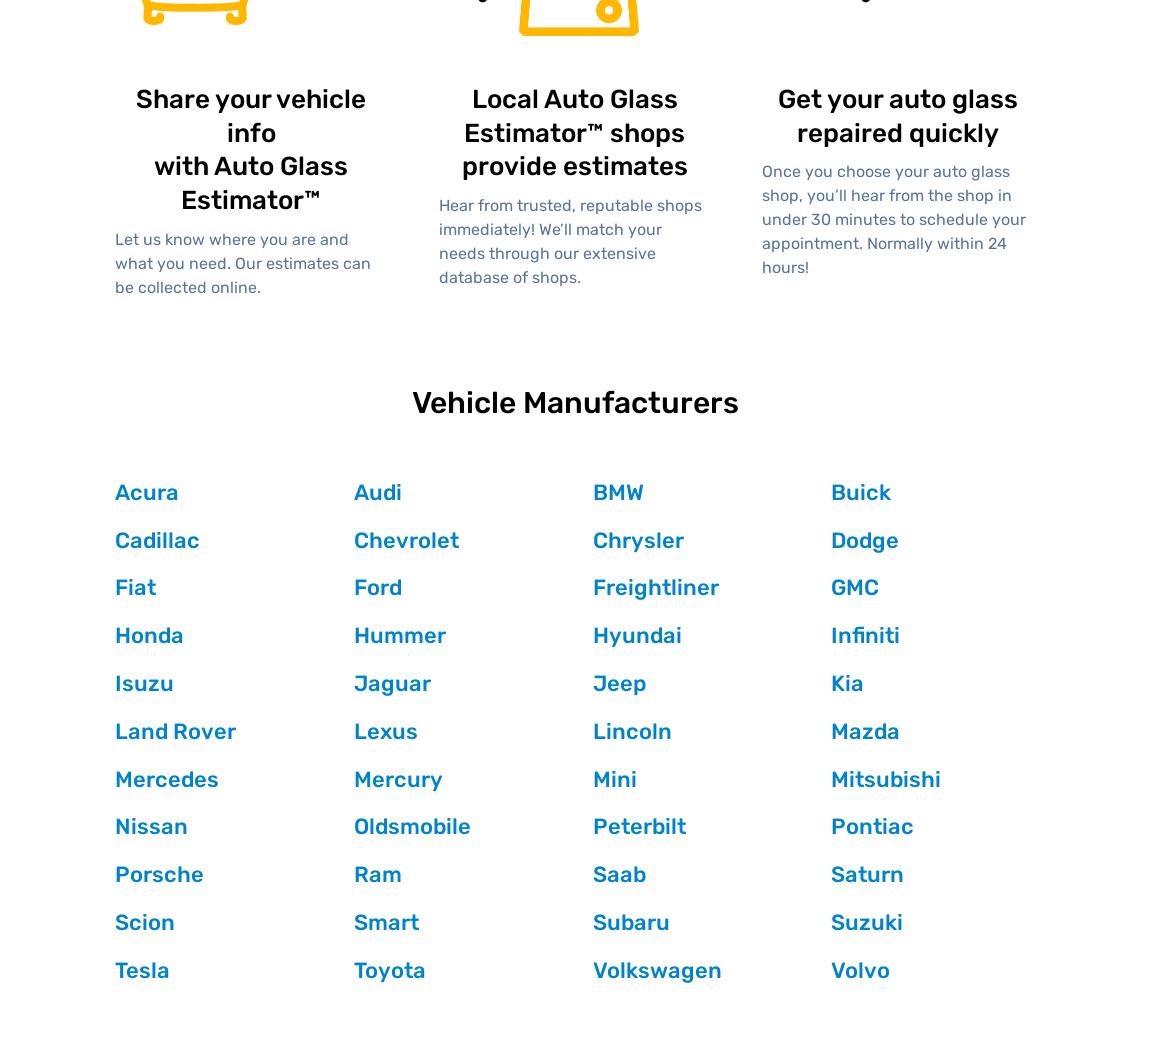  Describe the element at coordinates (250, 182) in the screenshot. I see `'with Auto Glass Estimator™'` at that location.